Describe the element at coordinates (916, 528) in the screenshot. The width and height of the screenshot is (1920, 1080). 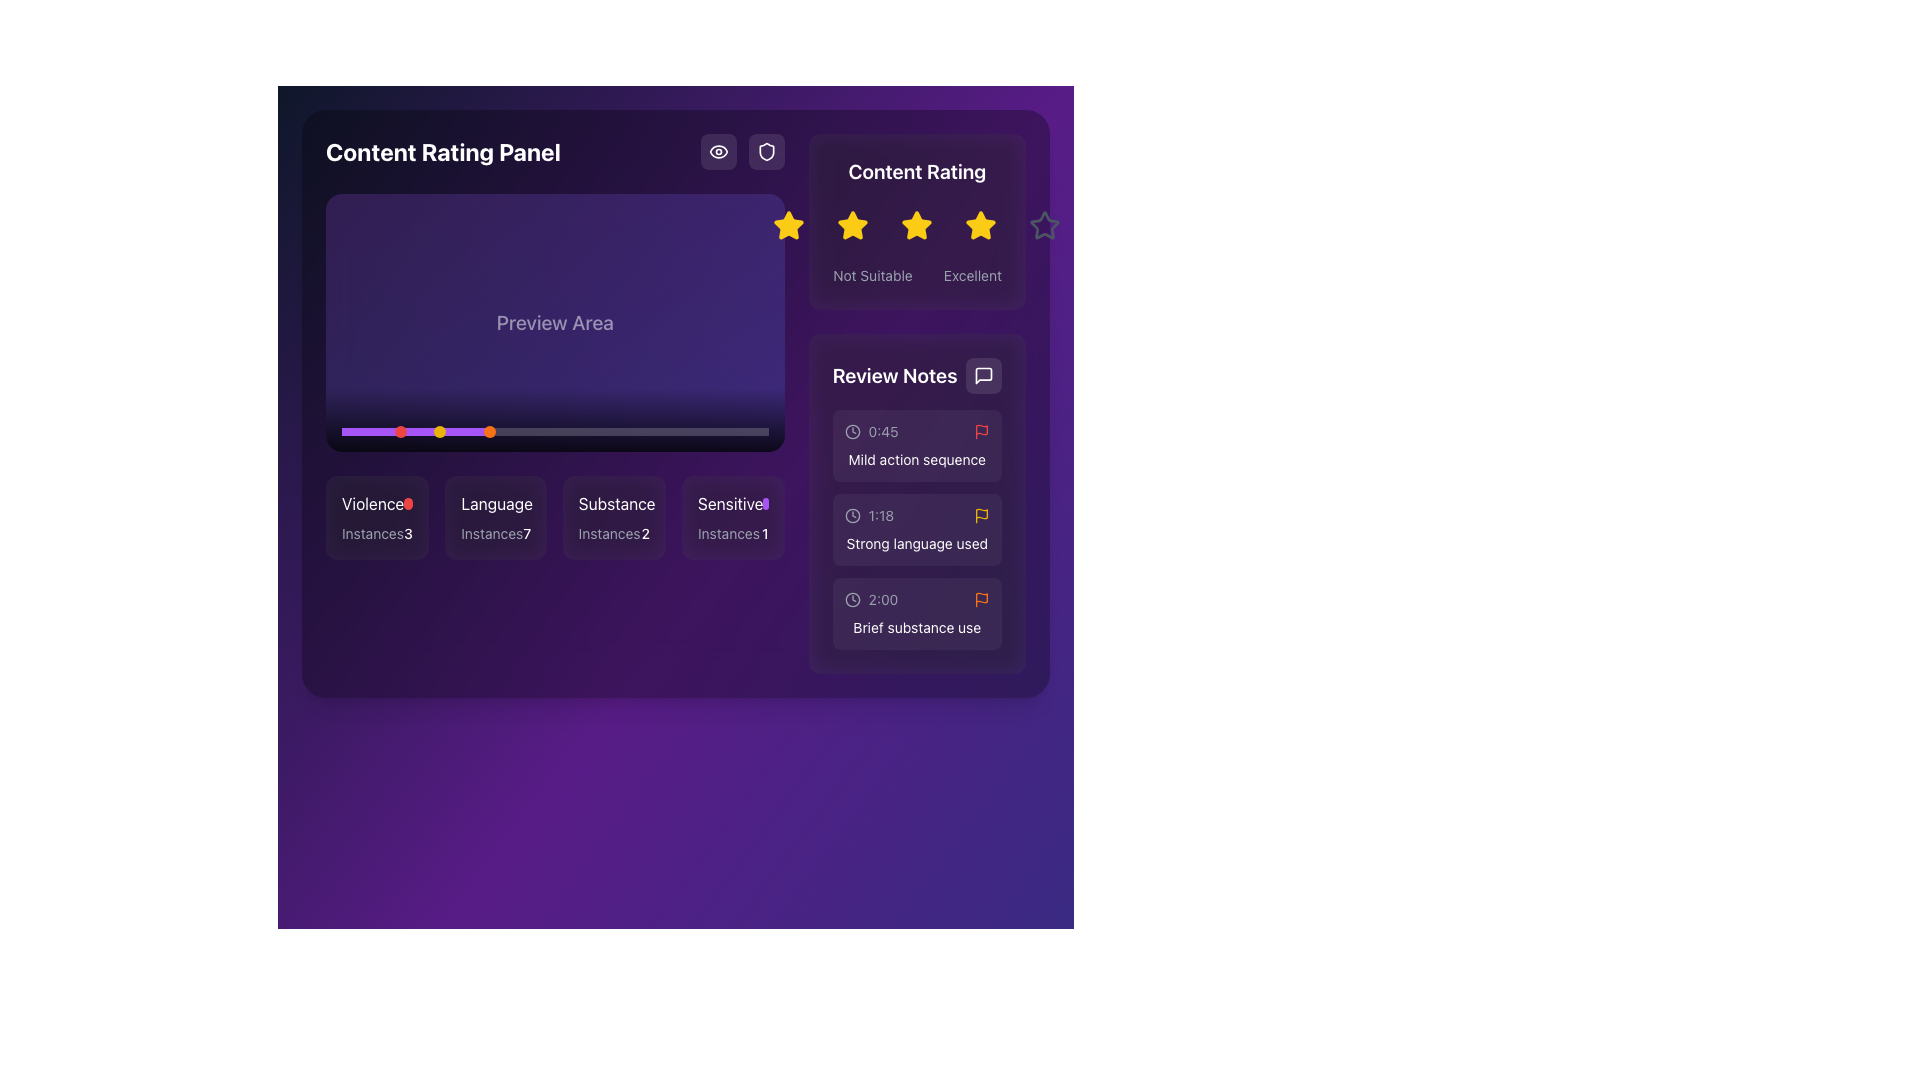
I see `description of the second entry in the 'Review Notes' section, which includes a clock icon, a timestamp, and a flag icon with a note styled in white font` at that location.